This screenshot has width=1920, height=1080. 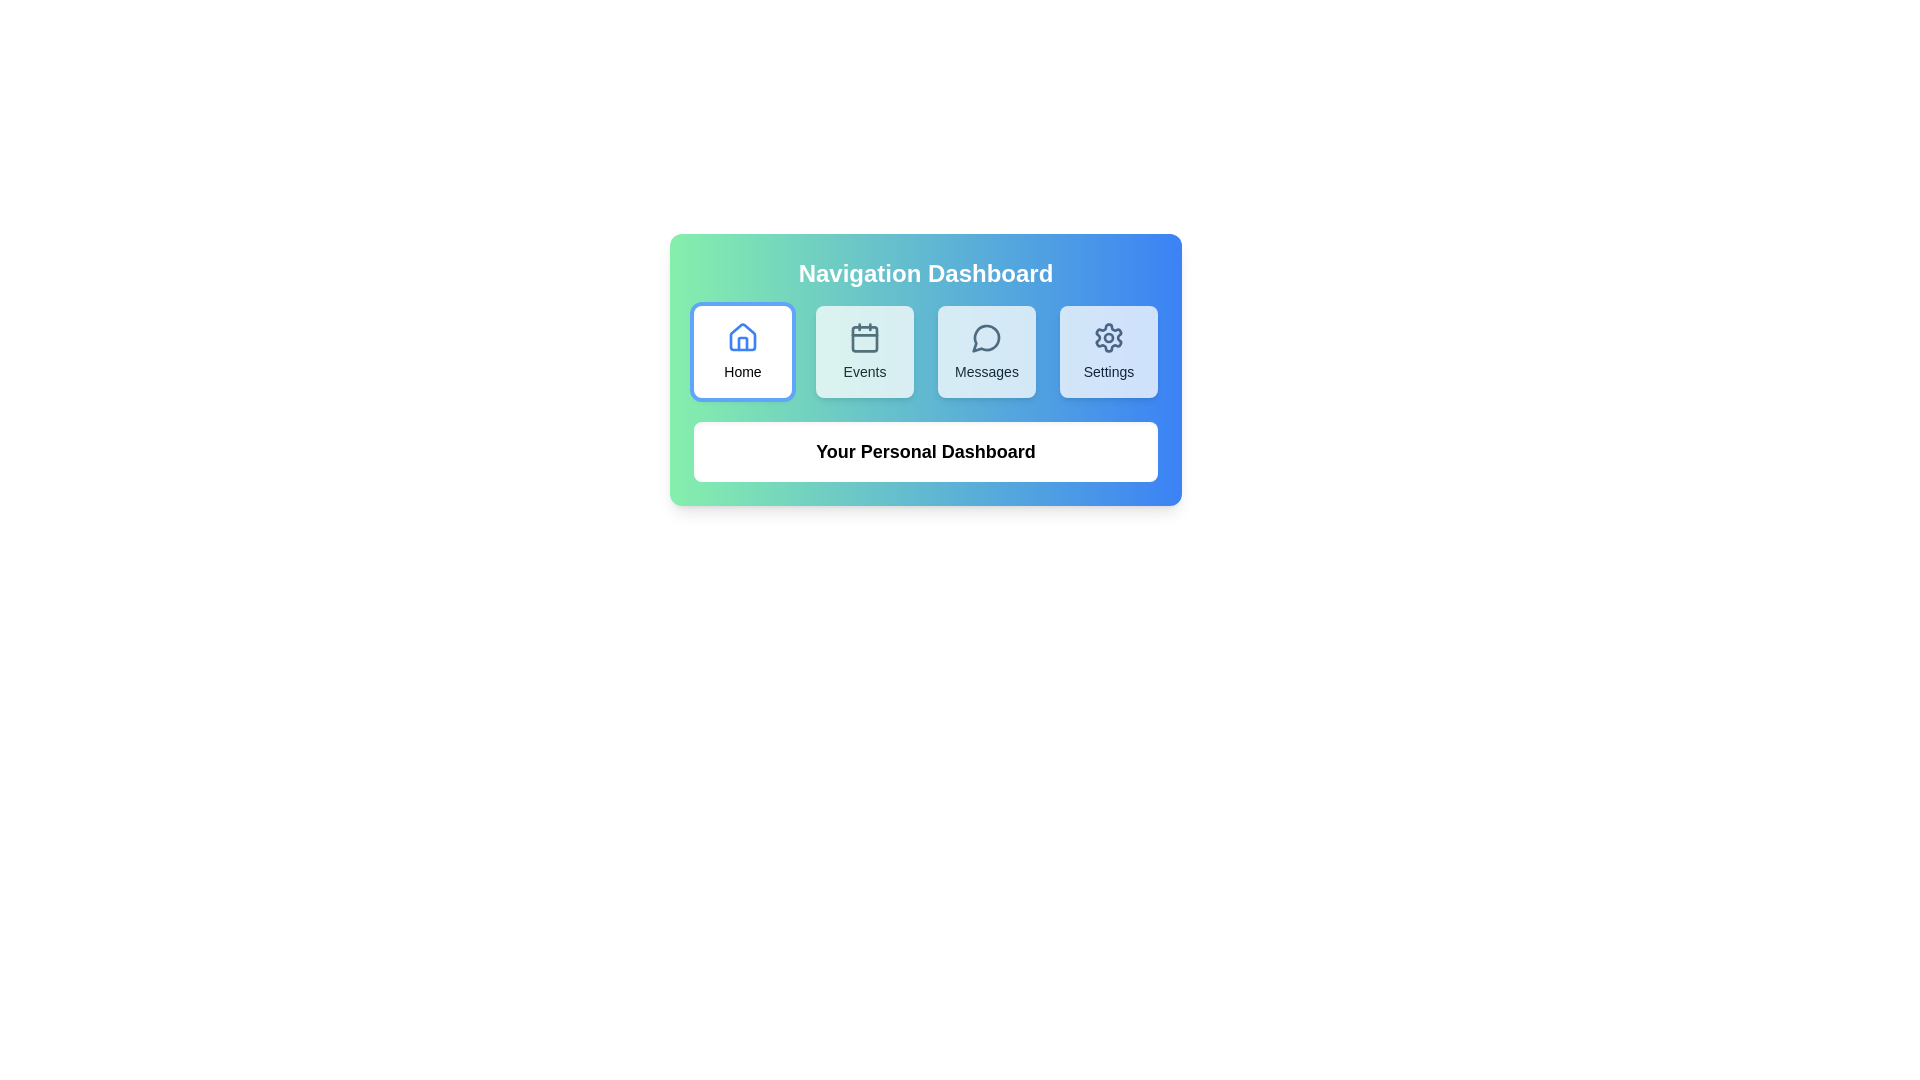 I want to click on the gear-shaped icon located beneath the 'Settings' label, so click(x=1107, y=337).